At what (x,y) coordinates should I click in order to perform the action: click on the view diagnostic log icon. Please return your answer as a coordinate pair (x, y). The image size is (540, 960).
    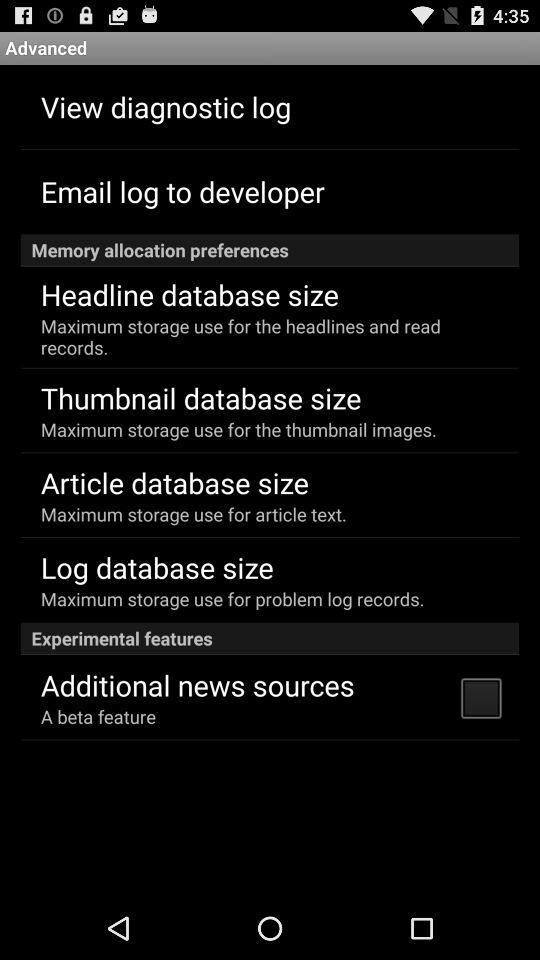
    Looking at the image, I should click on (165, 106).